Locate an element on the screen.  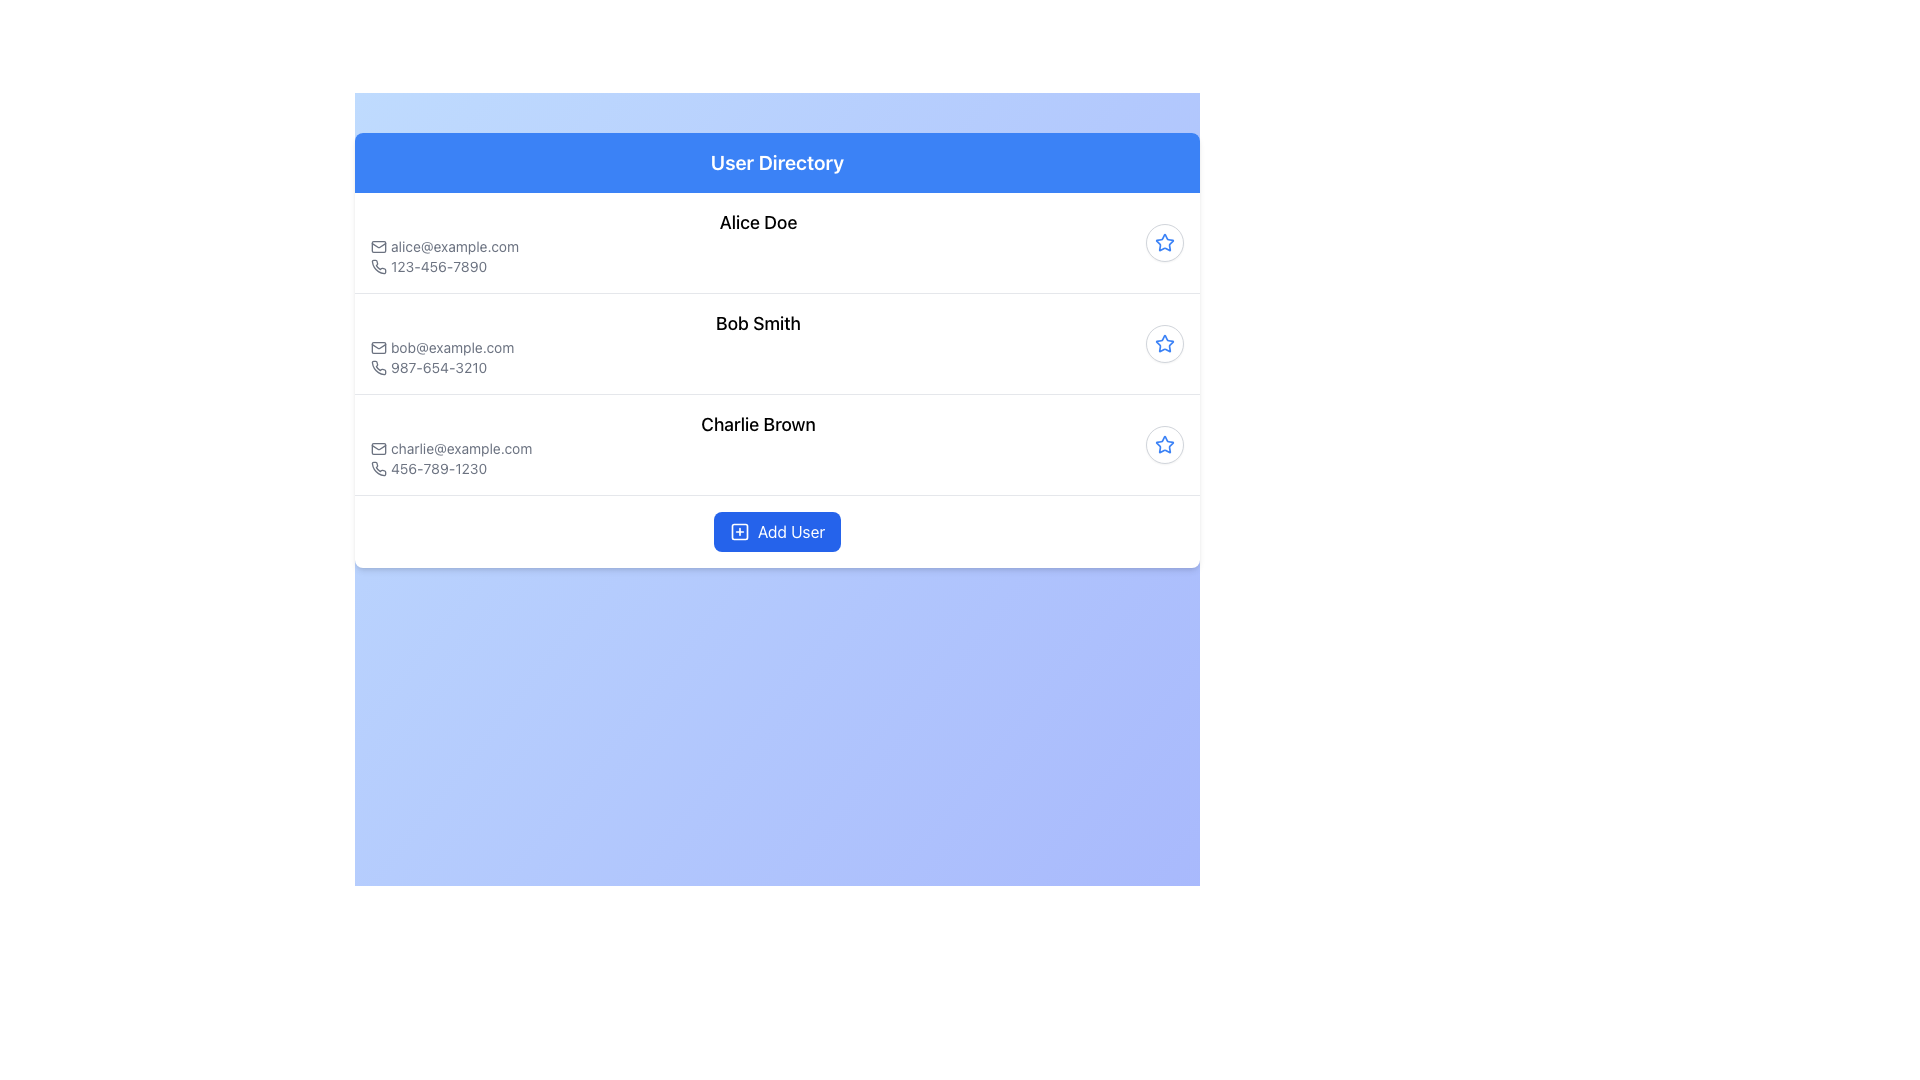
the button located at the right end of the row containing the contact information for 'Bob Smith', next to '987-654-3210' is located at coordinates (1165, 342).